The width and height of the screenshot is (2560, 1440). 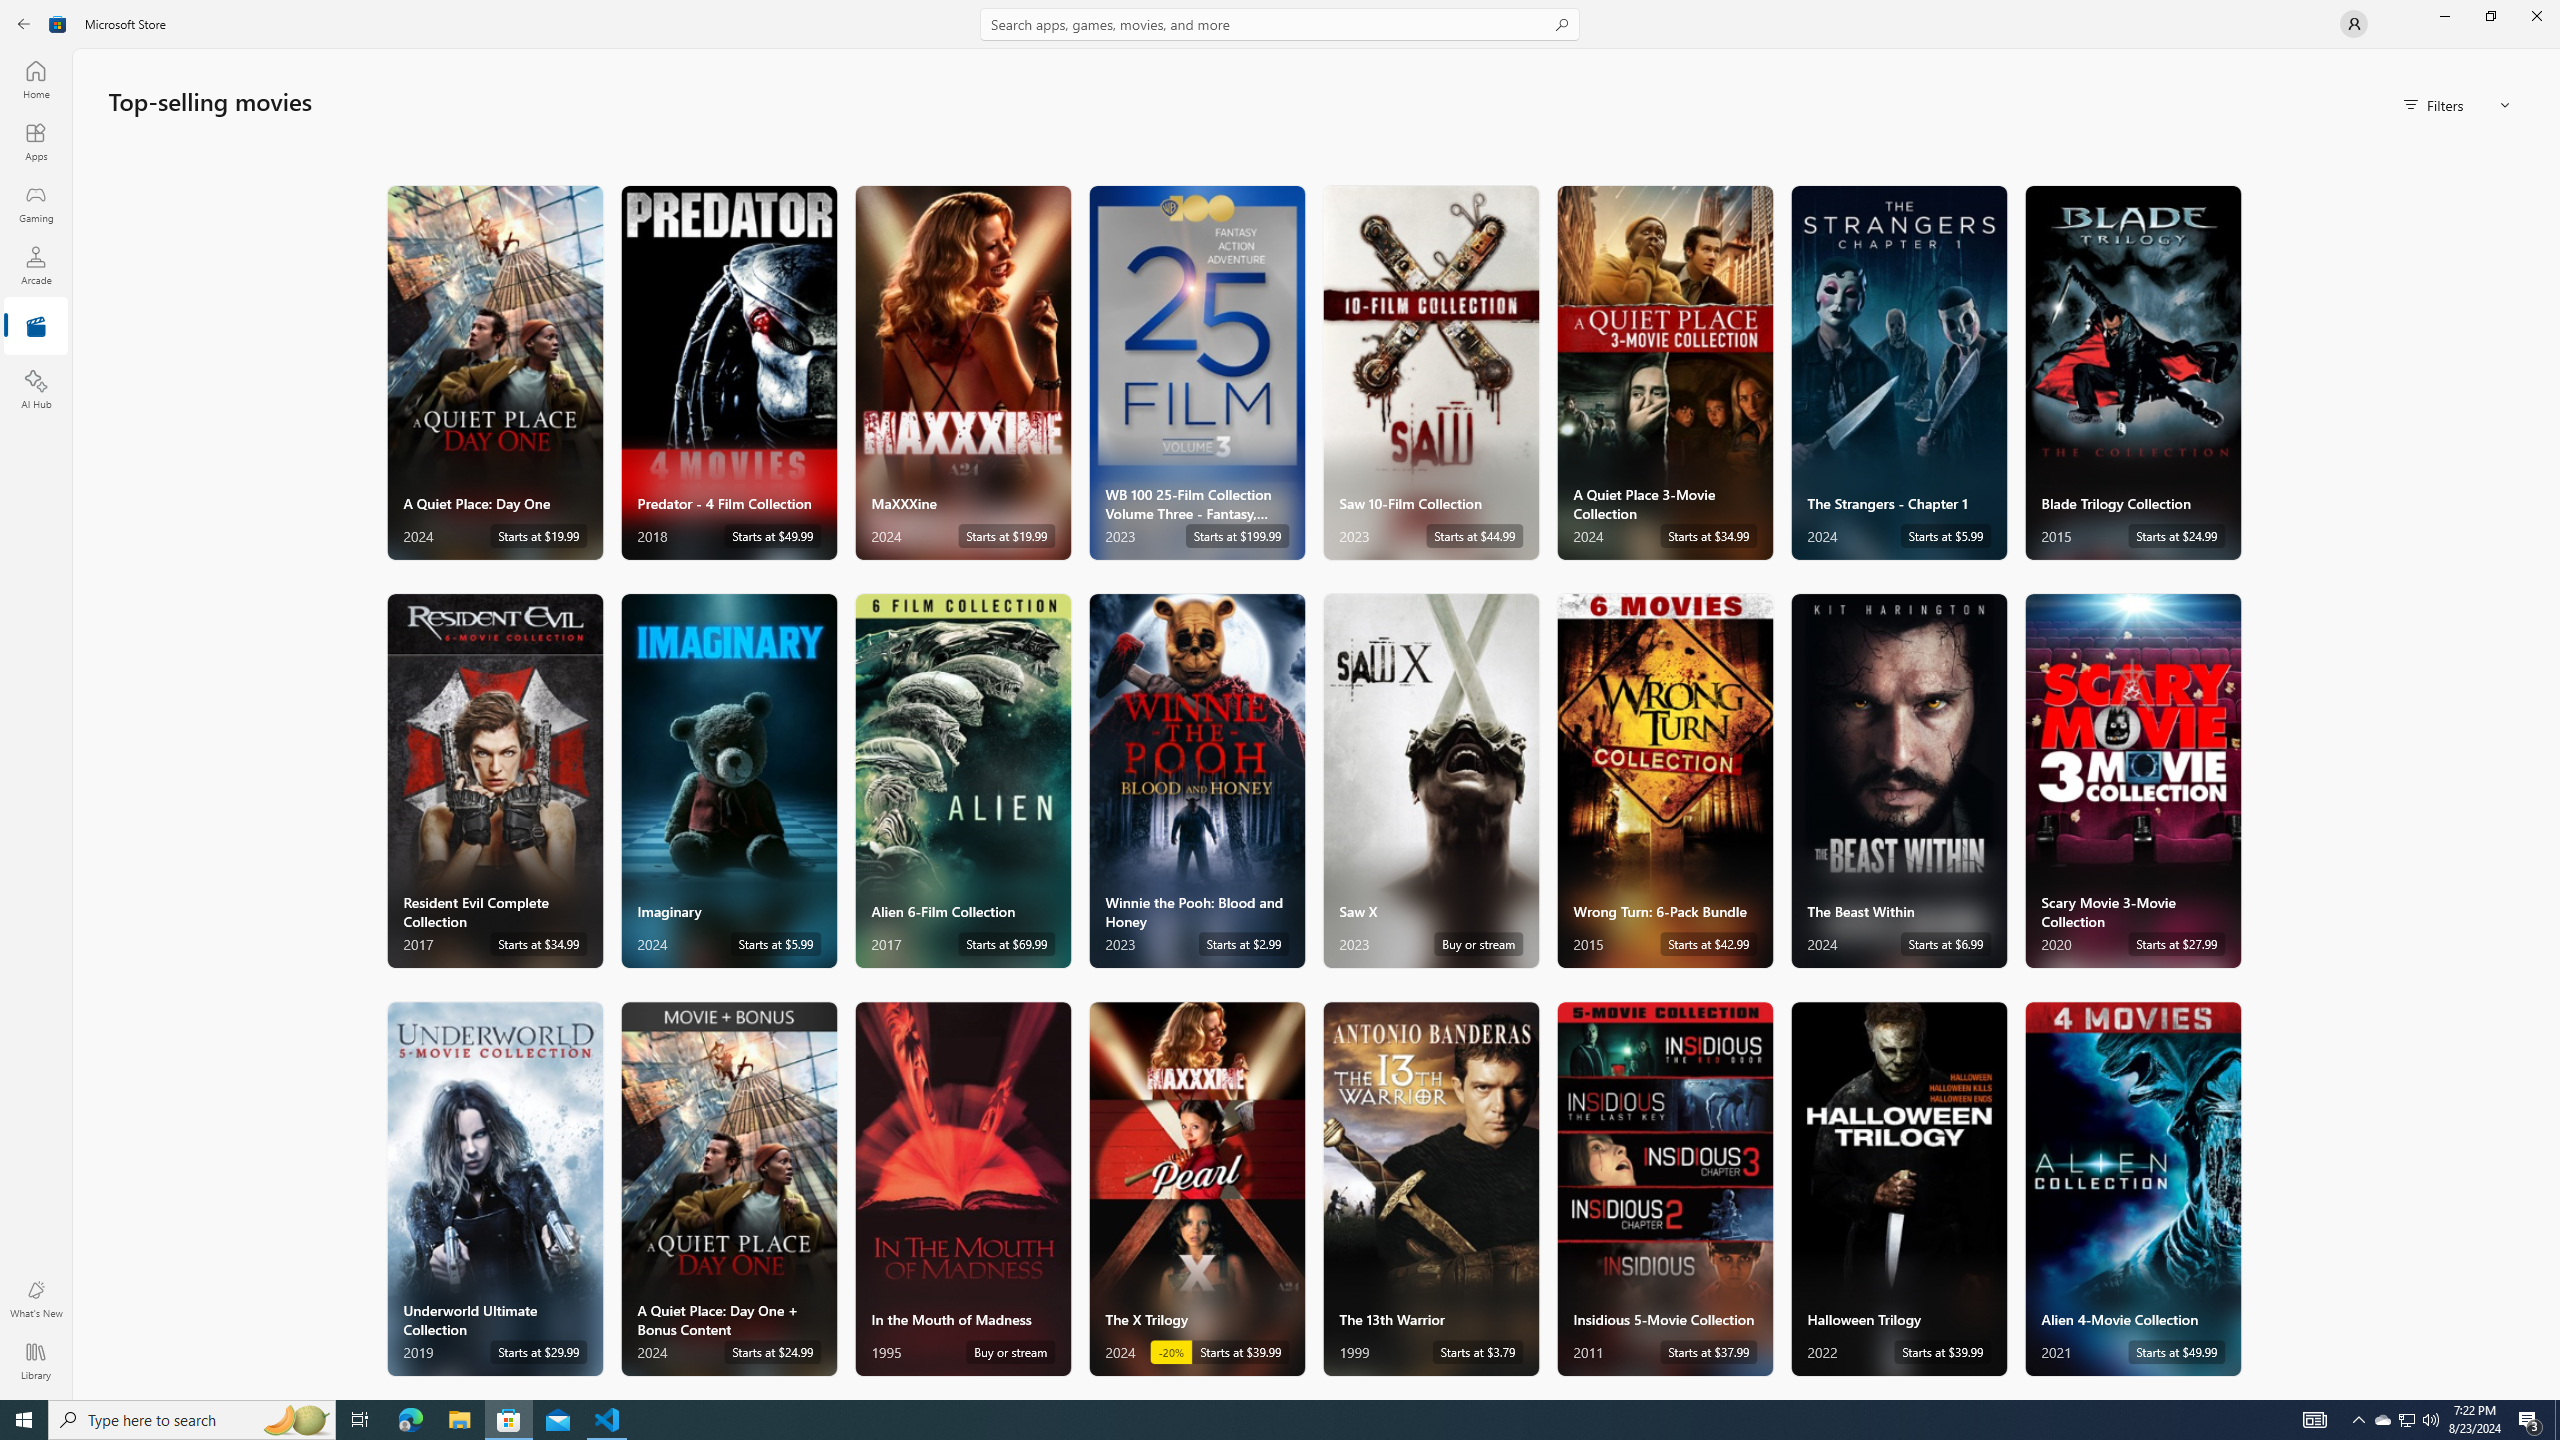 What do you see at coordinates (1897, 781) in the screenshot?
I see `'The Beast Within. Starts at $6.99  '` at bounding box center [1897, 781].